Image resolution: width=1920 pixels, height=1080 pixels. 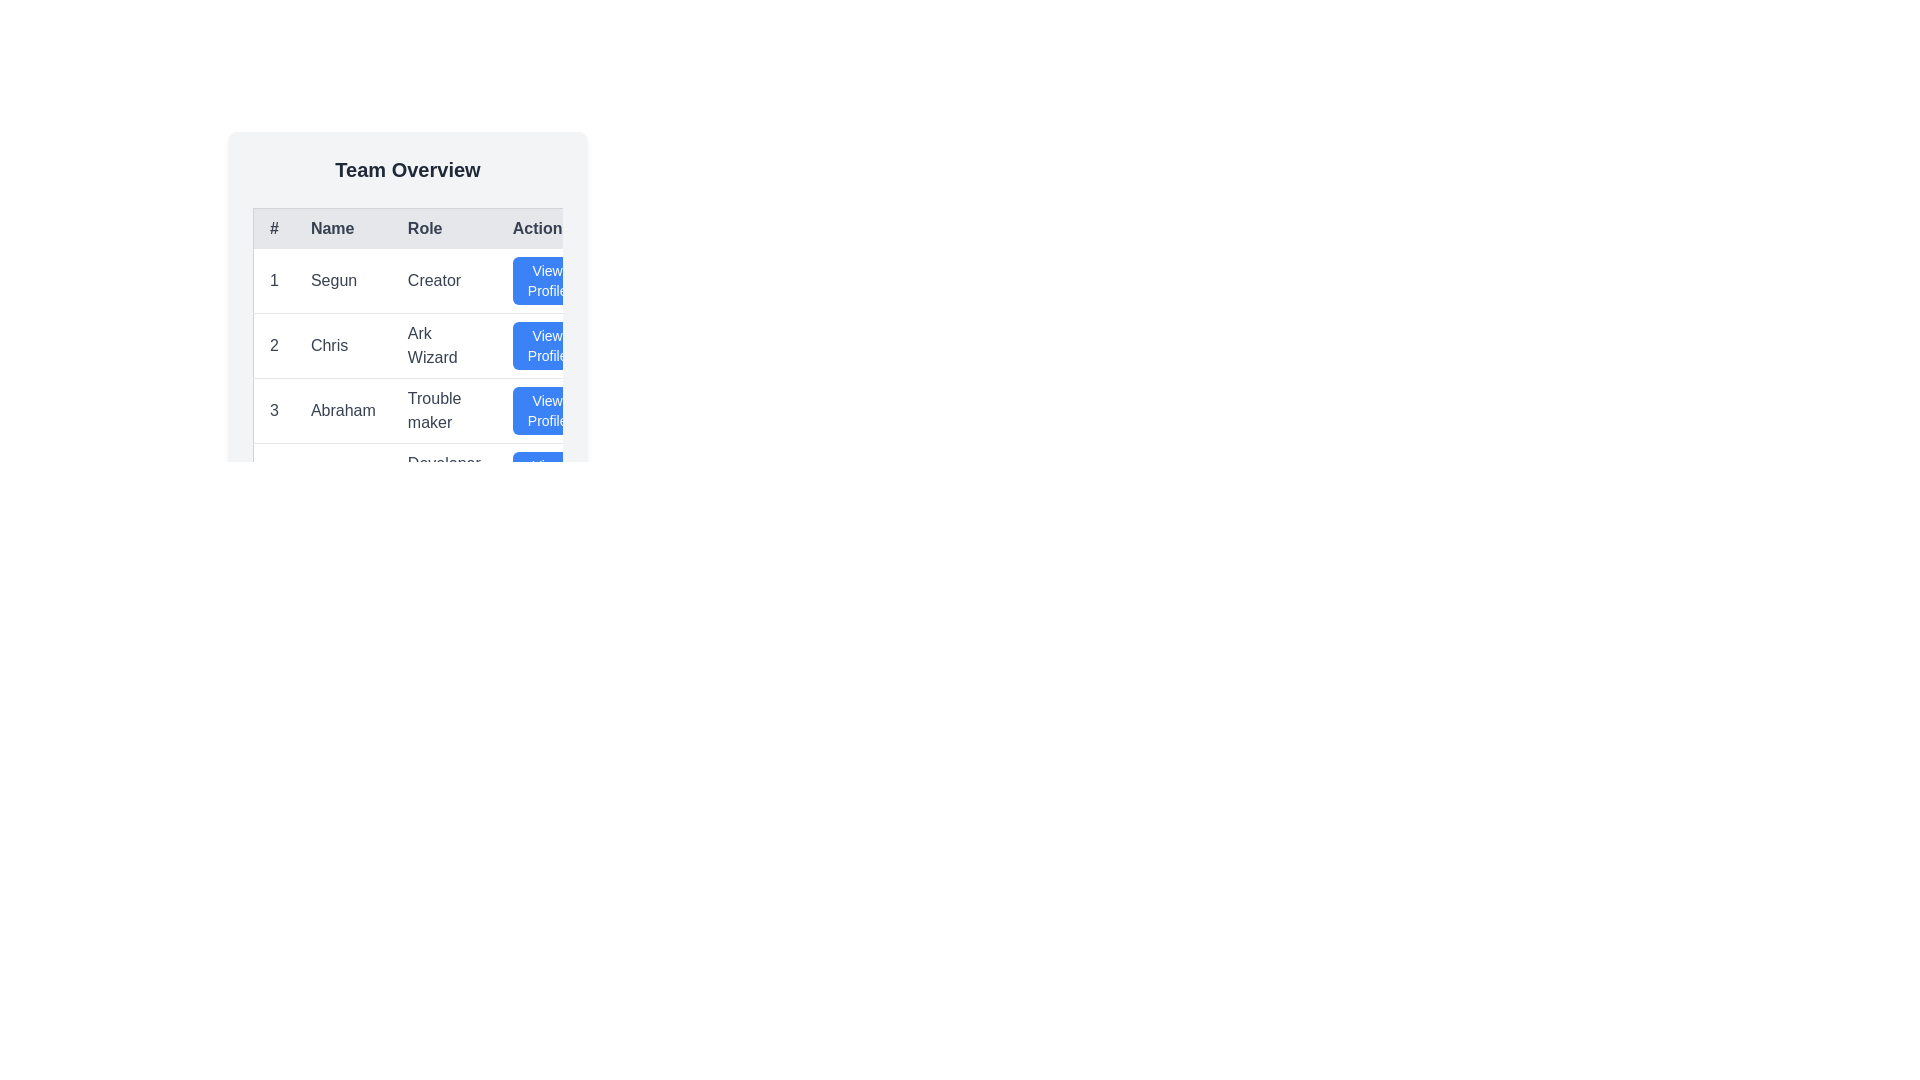 What do you see at coordinates (273, 345) in the screenshot?
I see `the numeral '2' element in the second row of the table that represents a team member's details` at bounding box center [273, 345].